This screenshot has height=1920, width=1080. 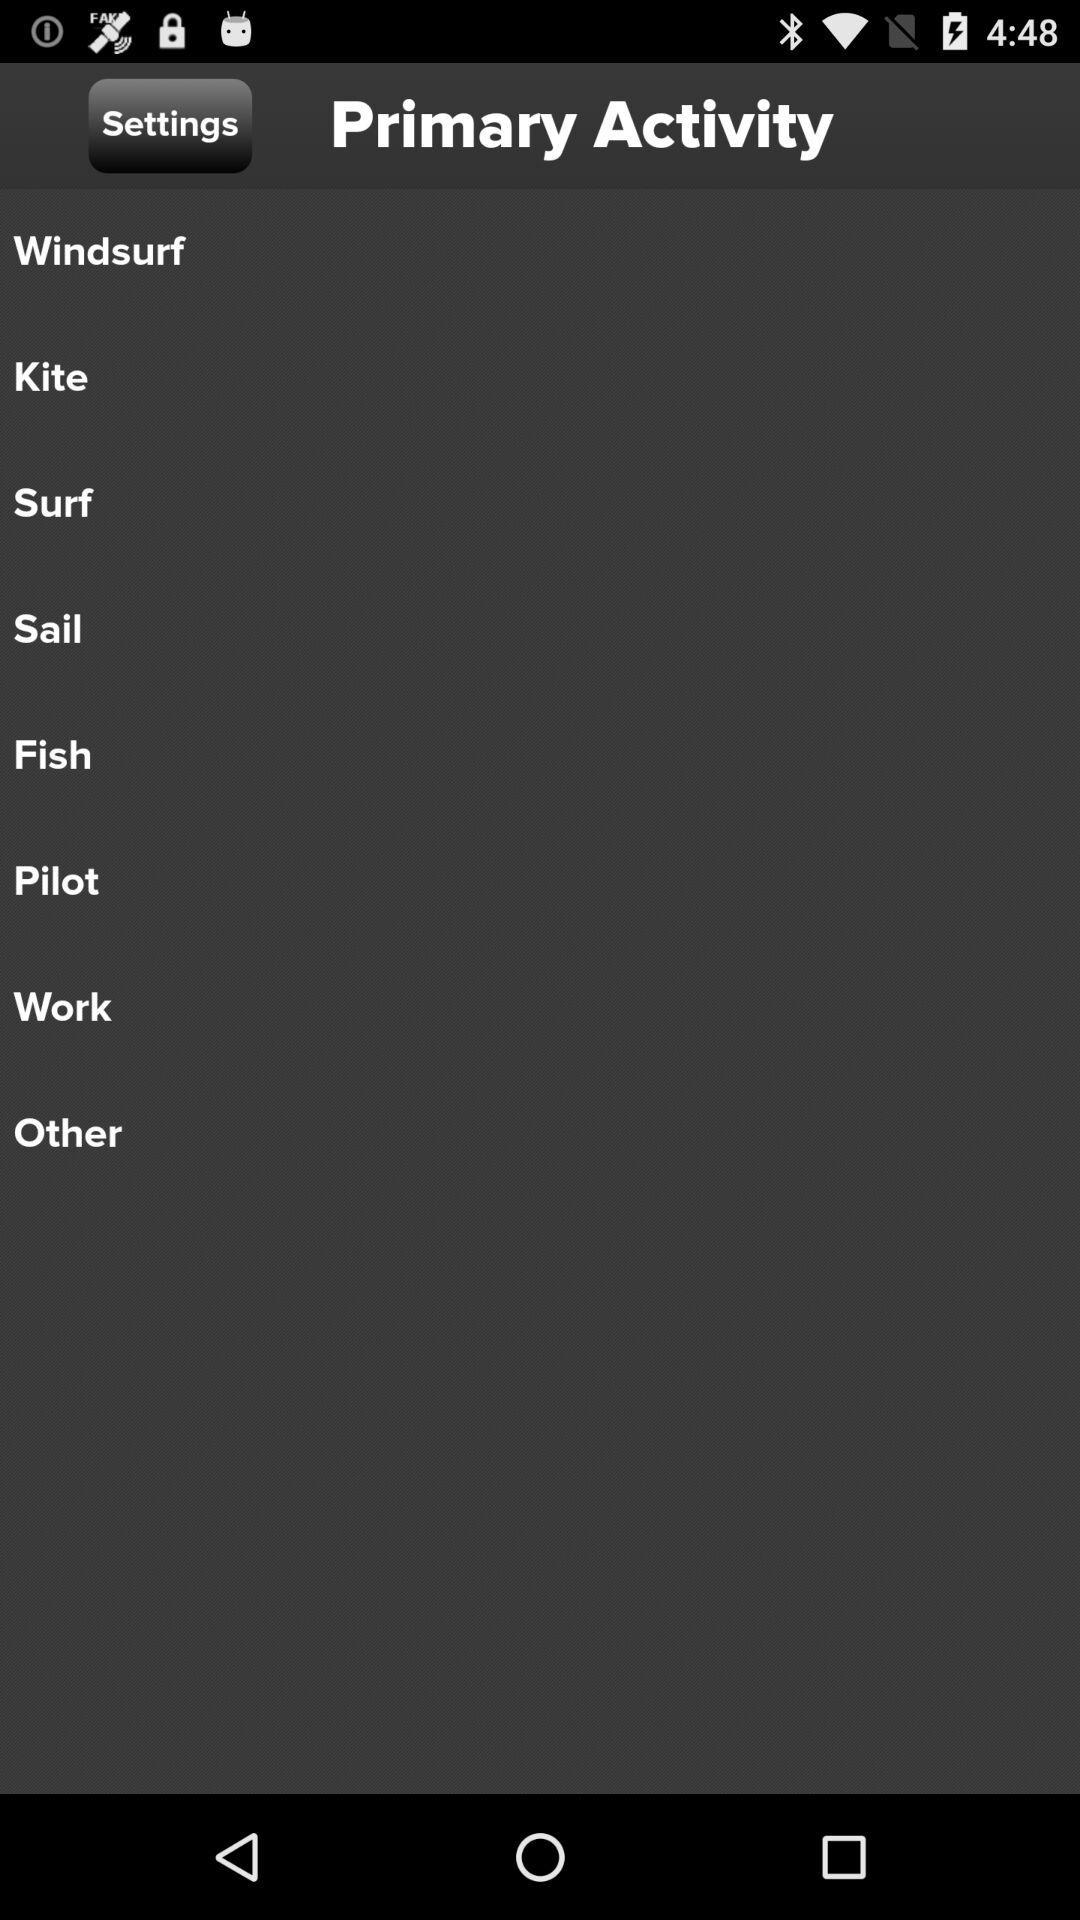 What do you see at coordinates (525, 1008) in the screenshot?
I see `the work` at bounding box center [525, 1008].